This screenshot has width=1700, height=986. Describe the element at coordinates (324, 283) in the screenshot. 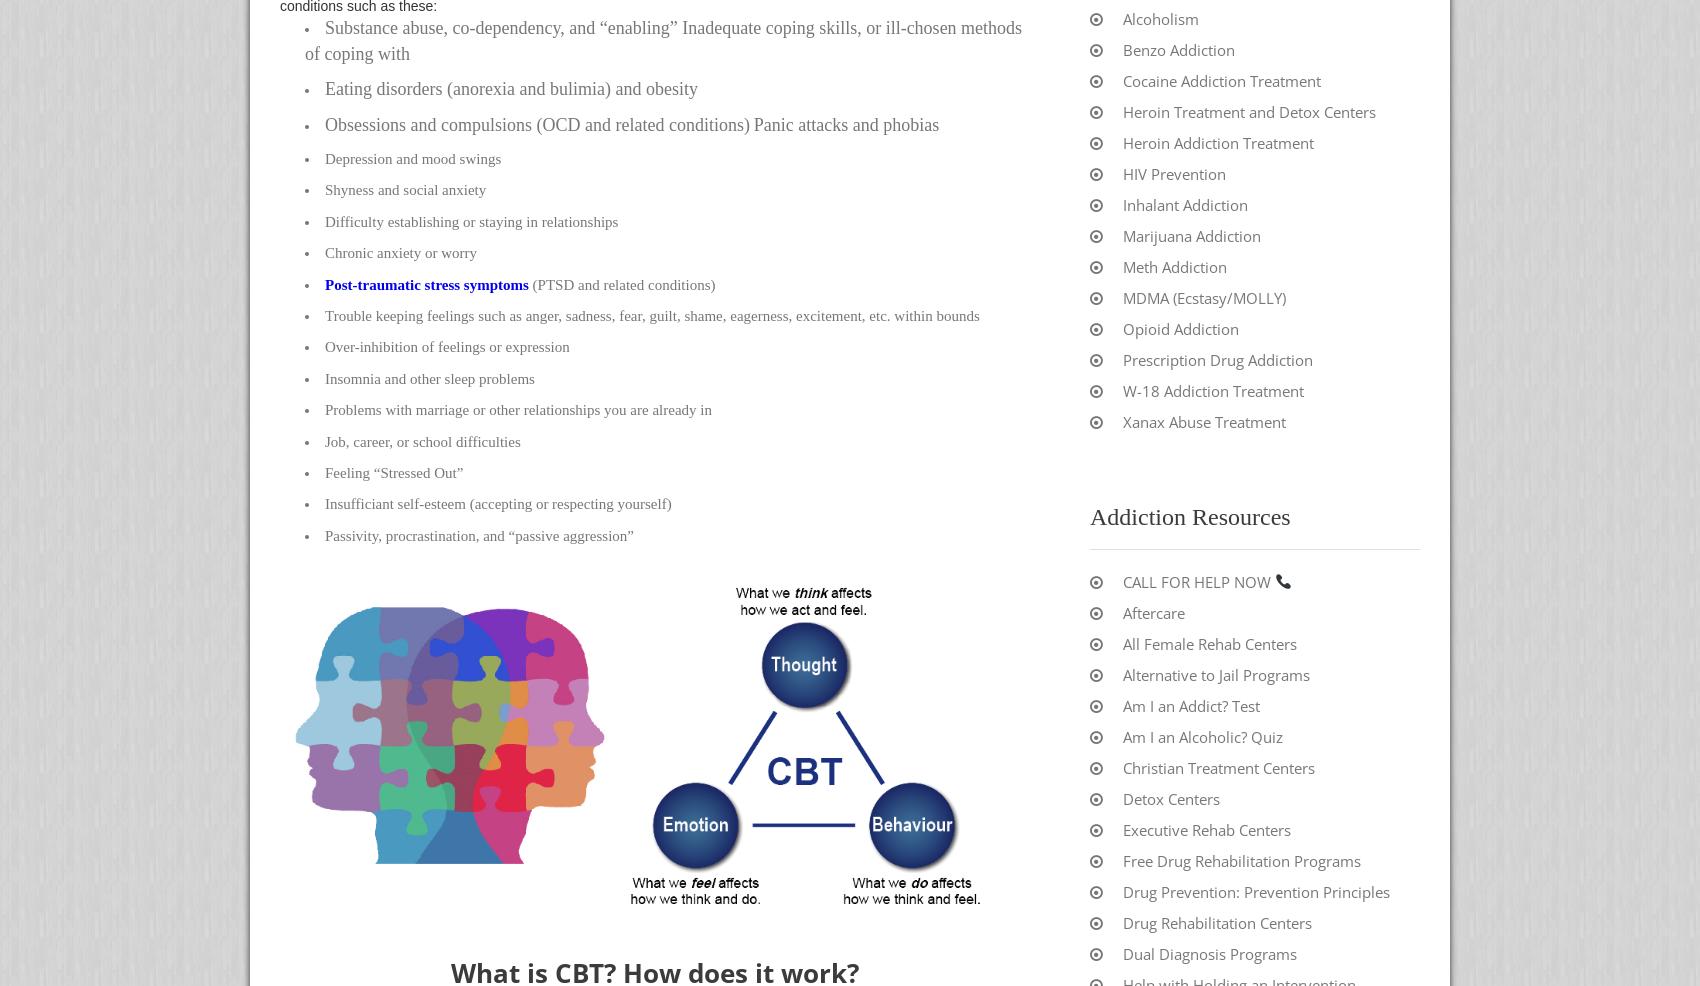

I see `'Post-traumatic stress symptoms'` at that location.